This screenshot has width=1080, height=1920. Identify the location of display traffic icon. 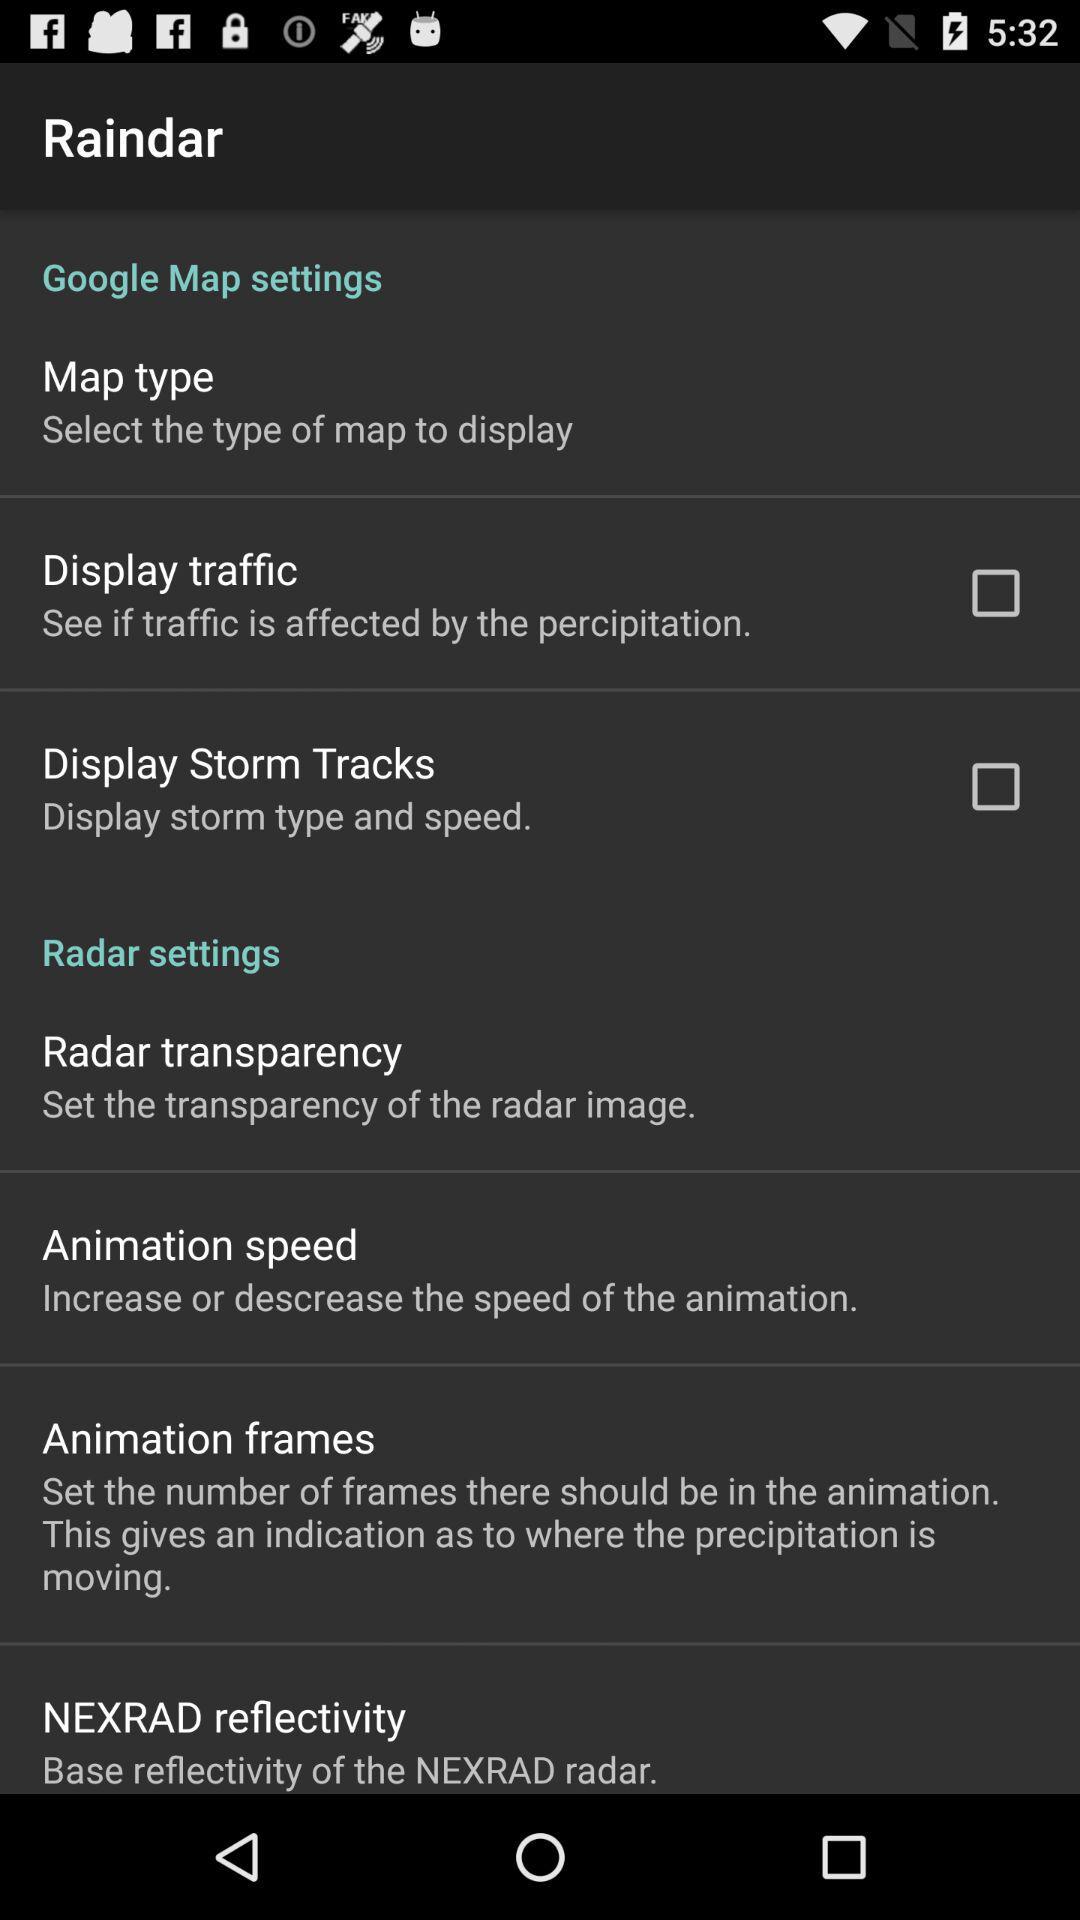
(168, 567).